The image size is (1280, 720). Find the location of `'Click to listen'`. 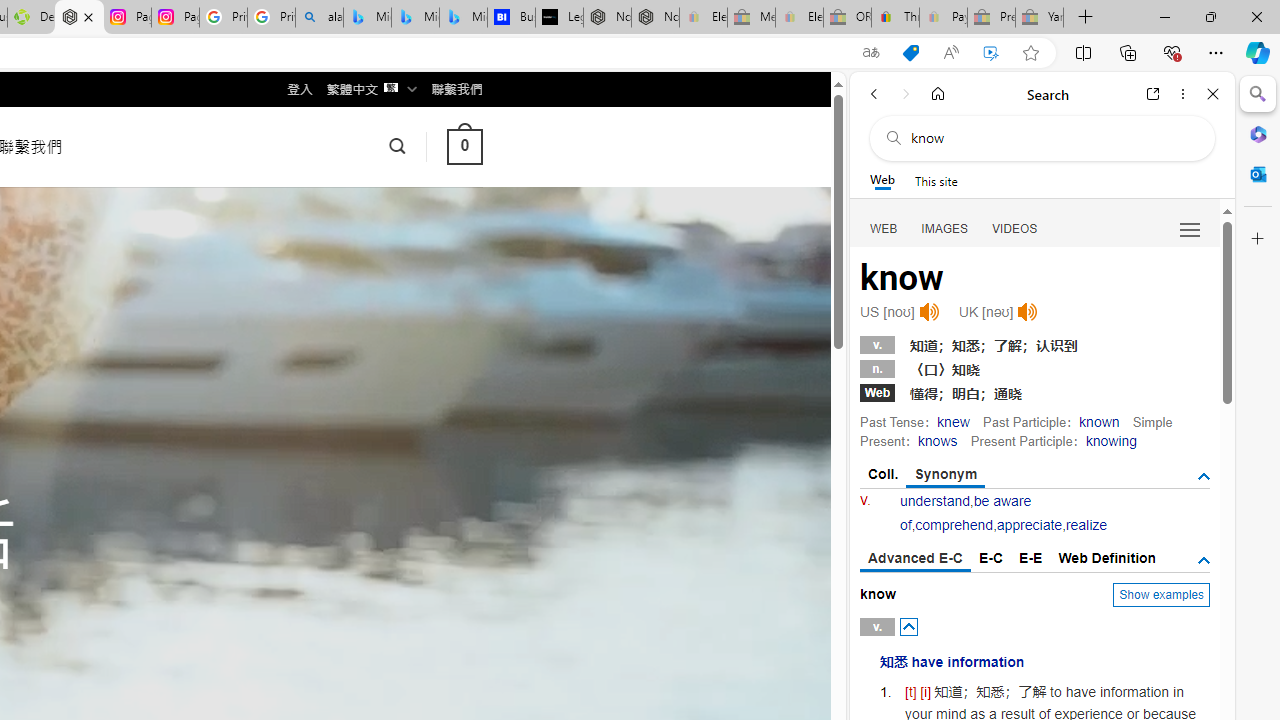

'Click to listen' is located at coordinates (1027, 312).